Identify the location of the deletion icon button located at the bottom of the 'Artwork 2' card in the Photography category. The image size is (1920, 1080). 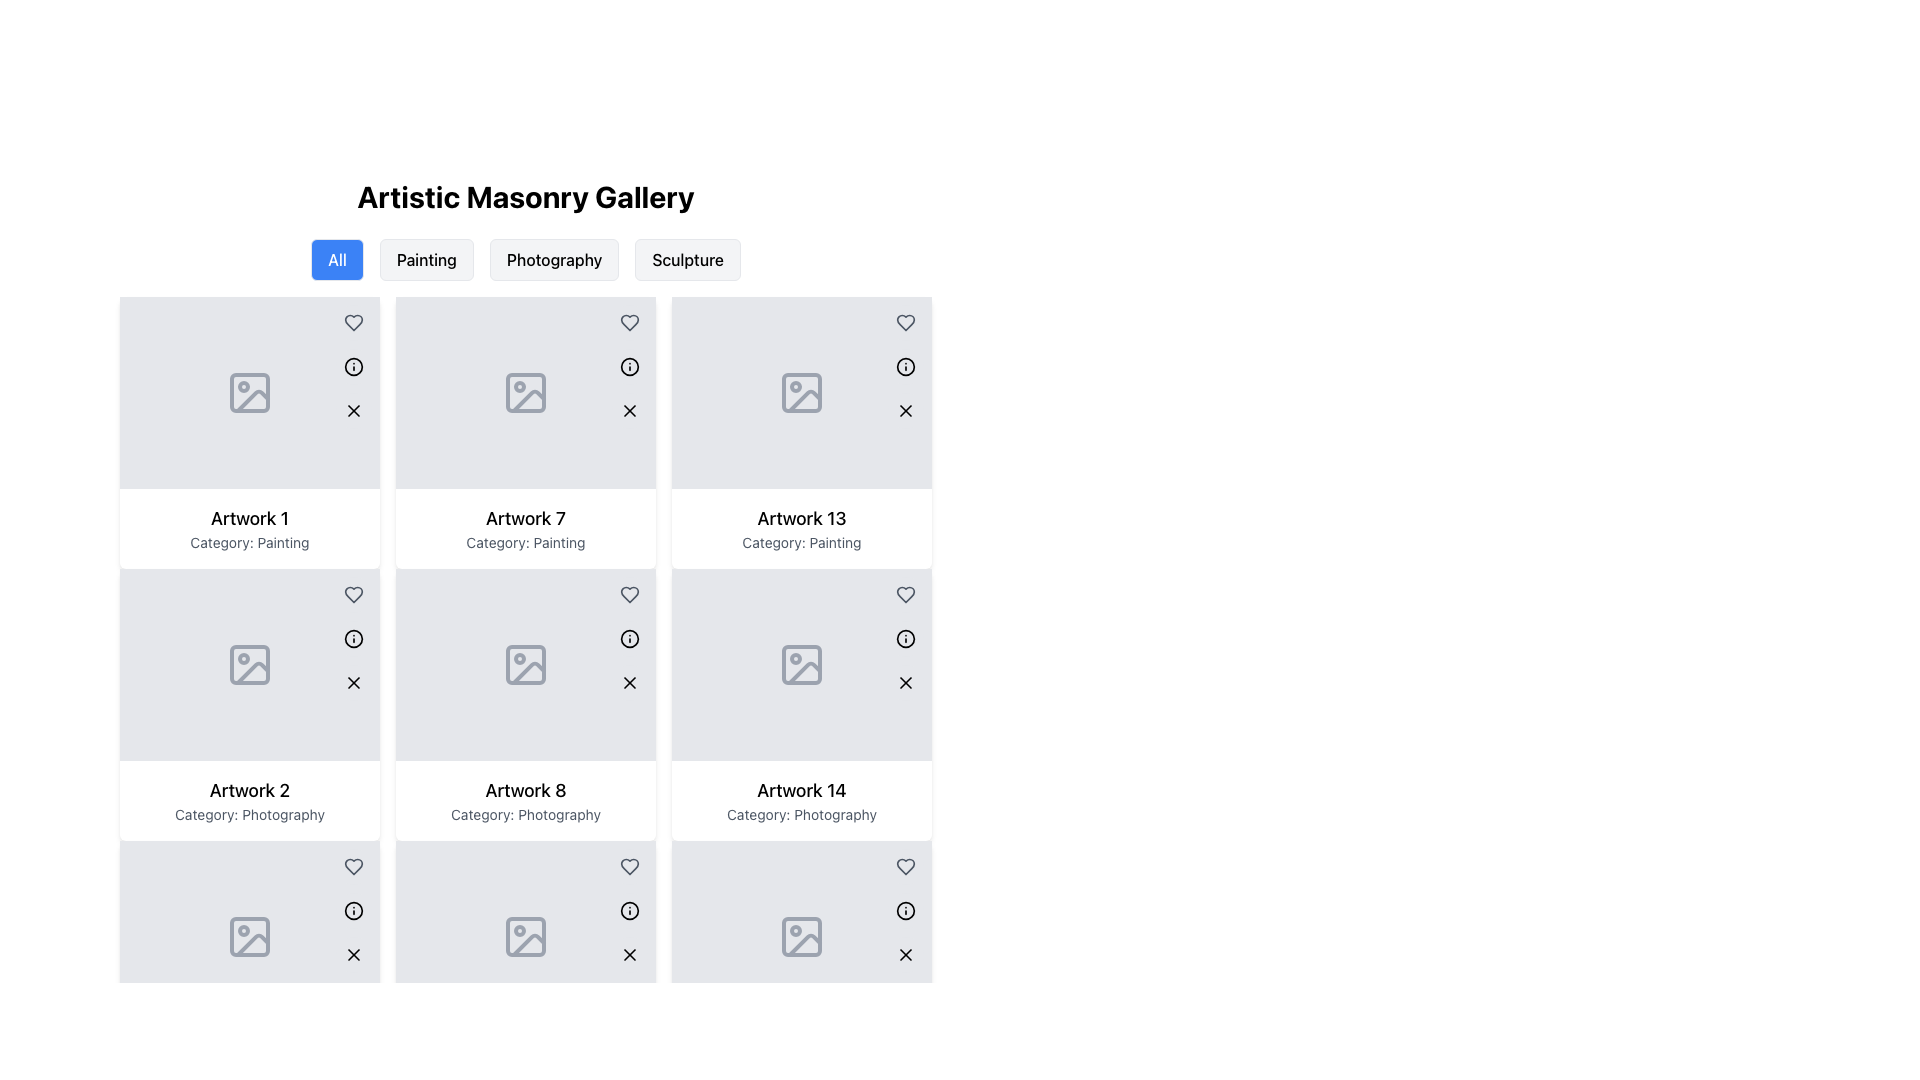
(354, 954).